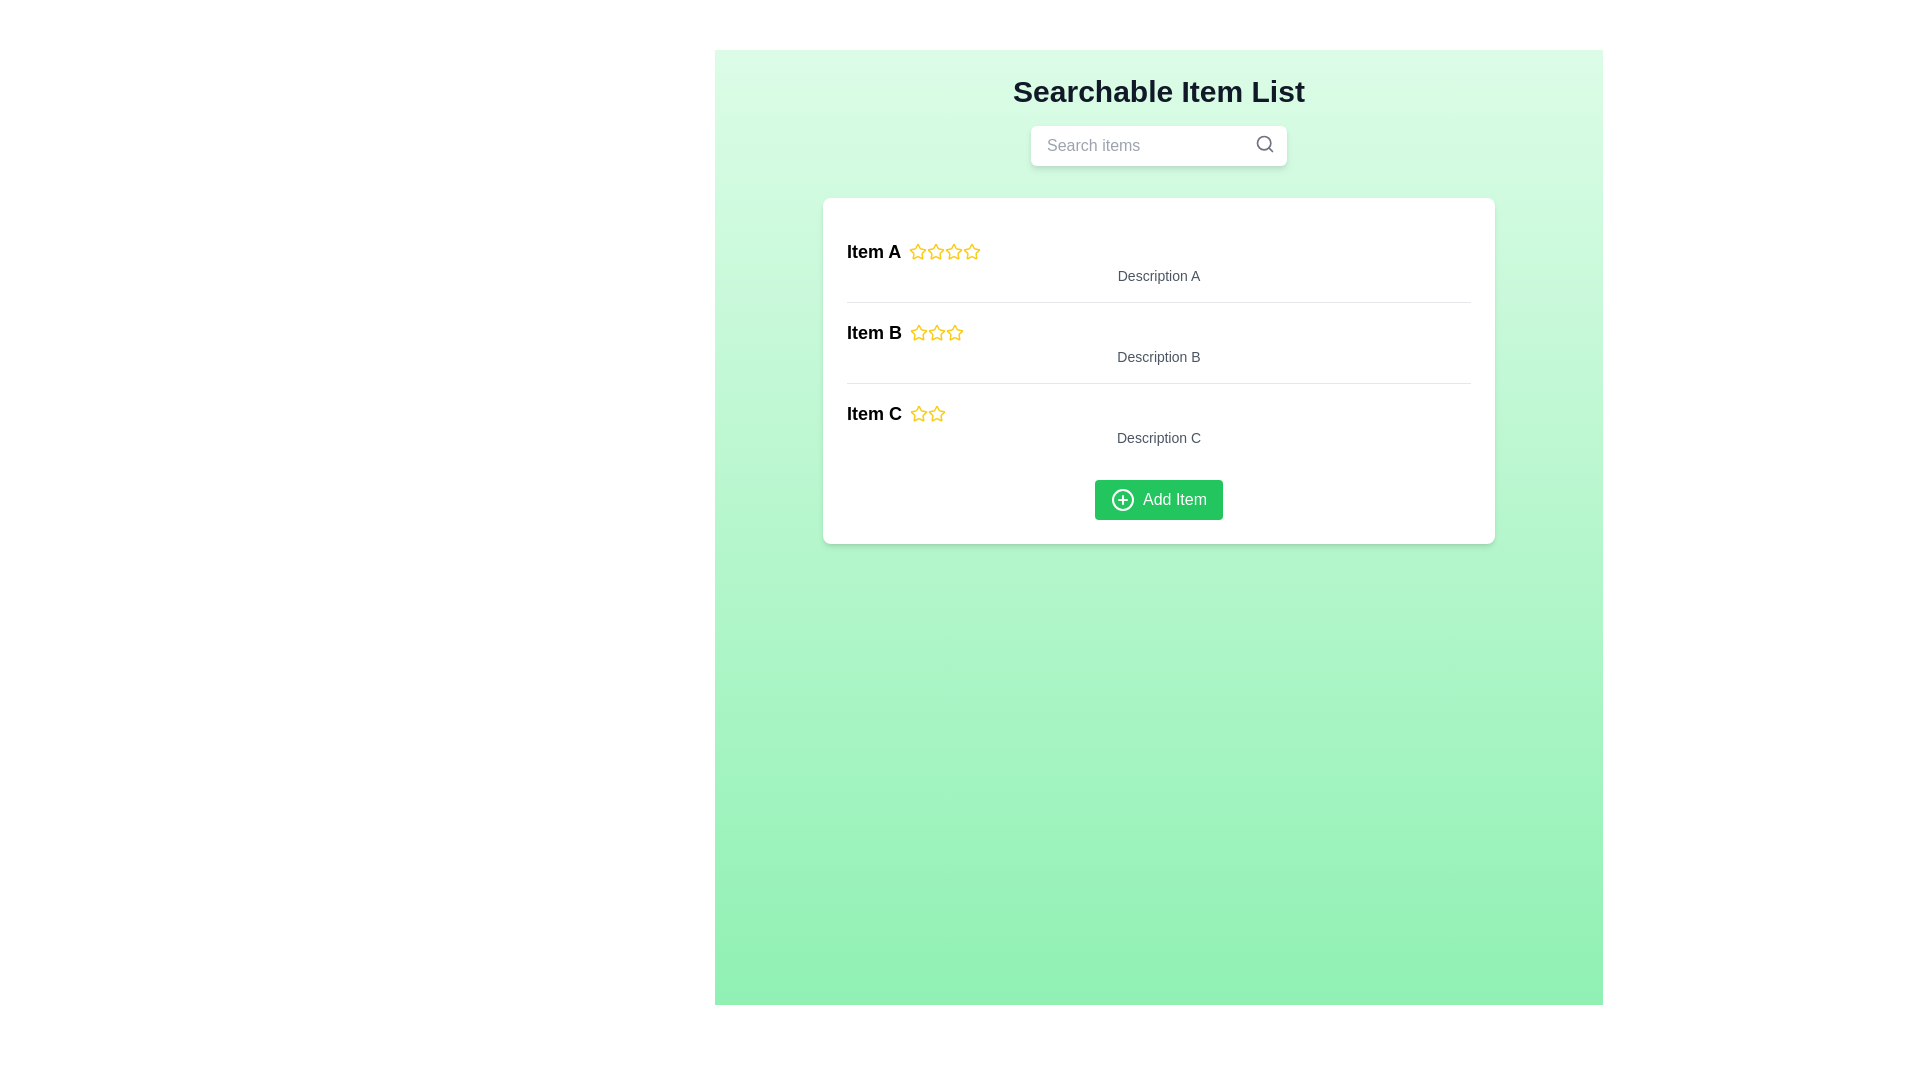  Describe the element at coordinates (1158, 370) in the screenshot. I see `the Text Display element that shows information about 'Item B', which is the second item in the list and located centrally under the header` at that location.